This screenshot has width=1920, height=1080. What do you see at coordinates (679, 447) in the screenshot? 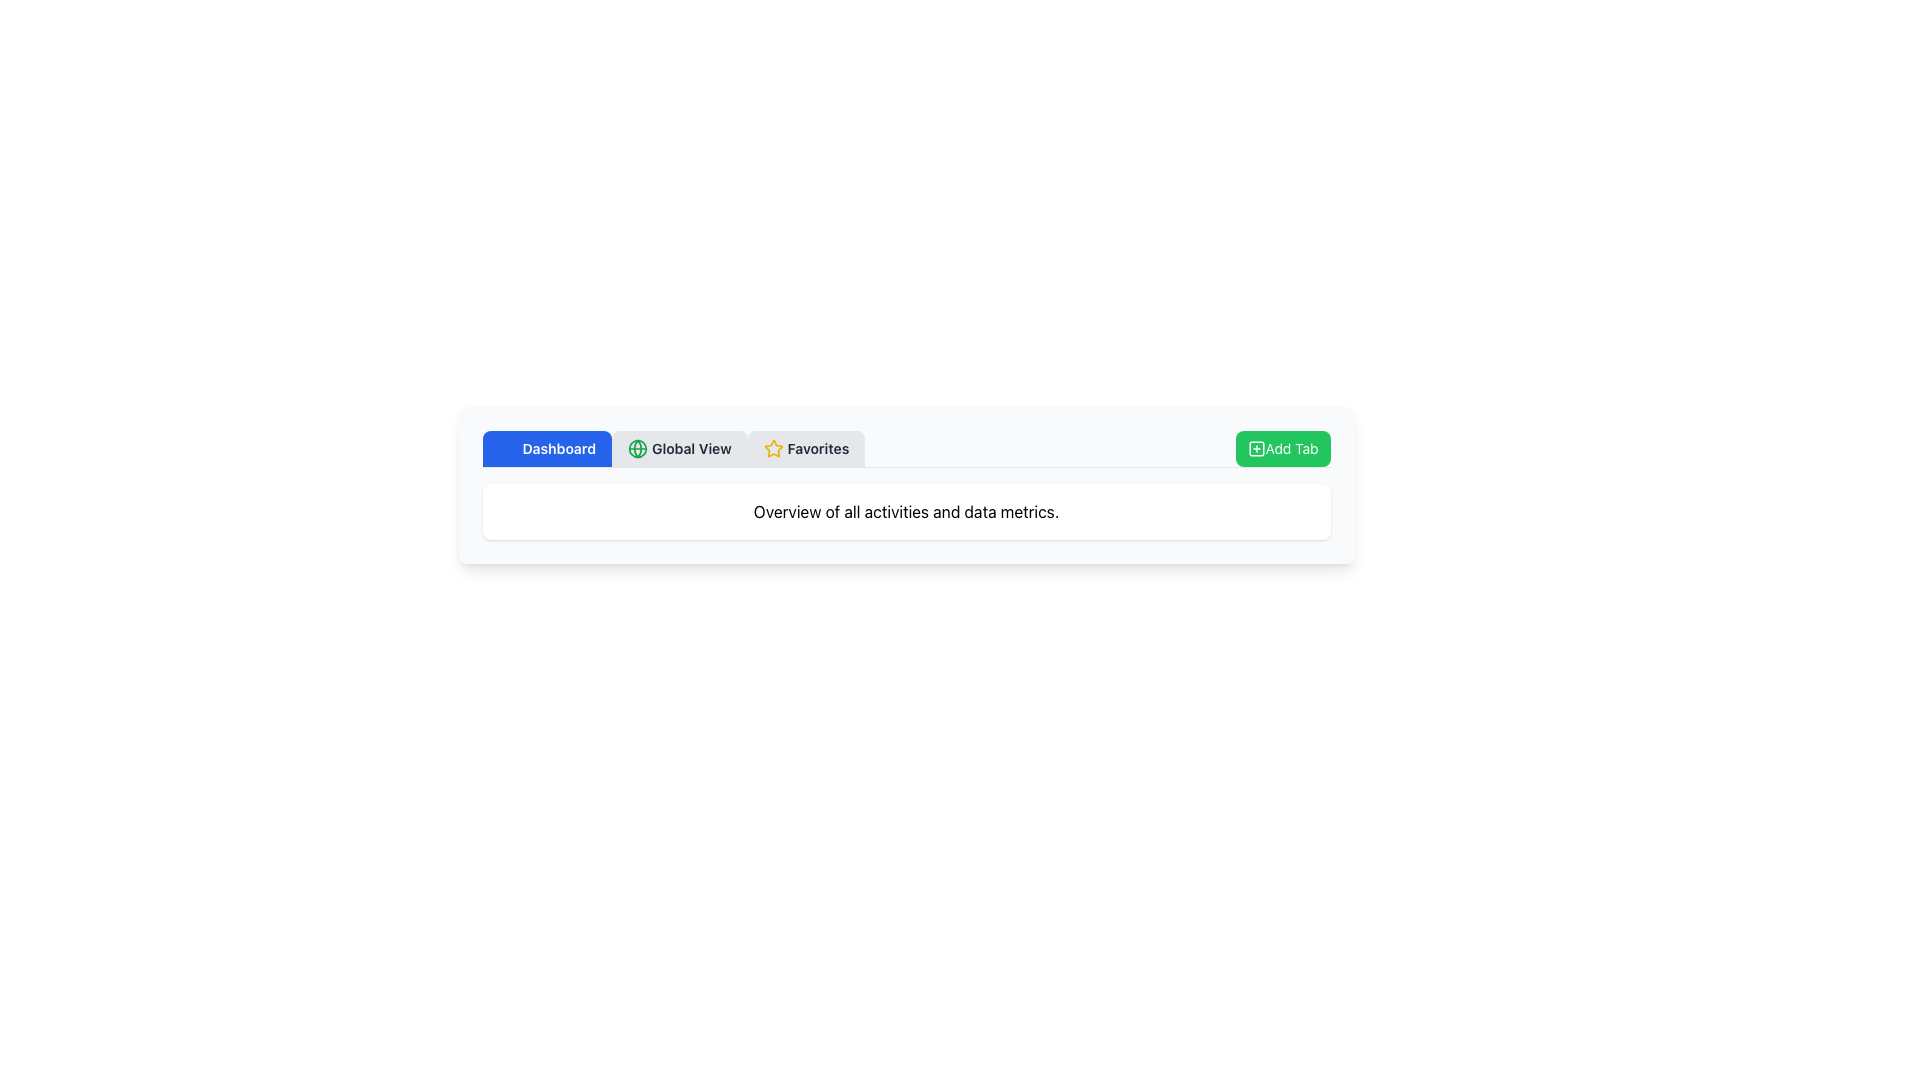
I see `the 'Global View' button located between 'Dashboard' and 'Favorites' using keyboard navigation` at bounding box center [679, 447].